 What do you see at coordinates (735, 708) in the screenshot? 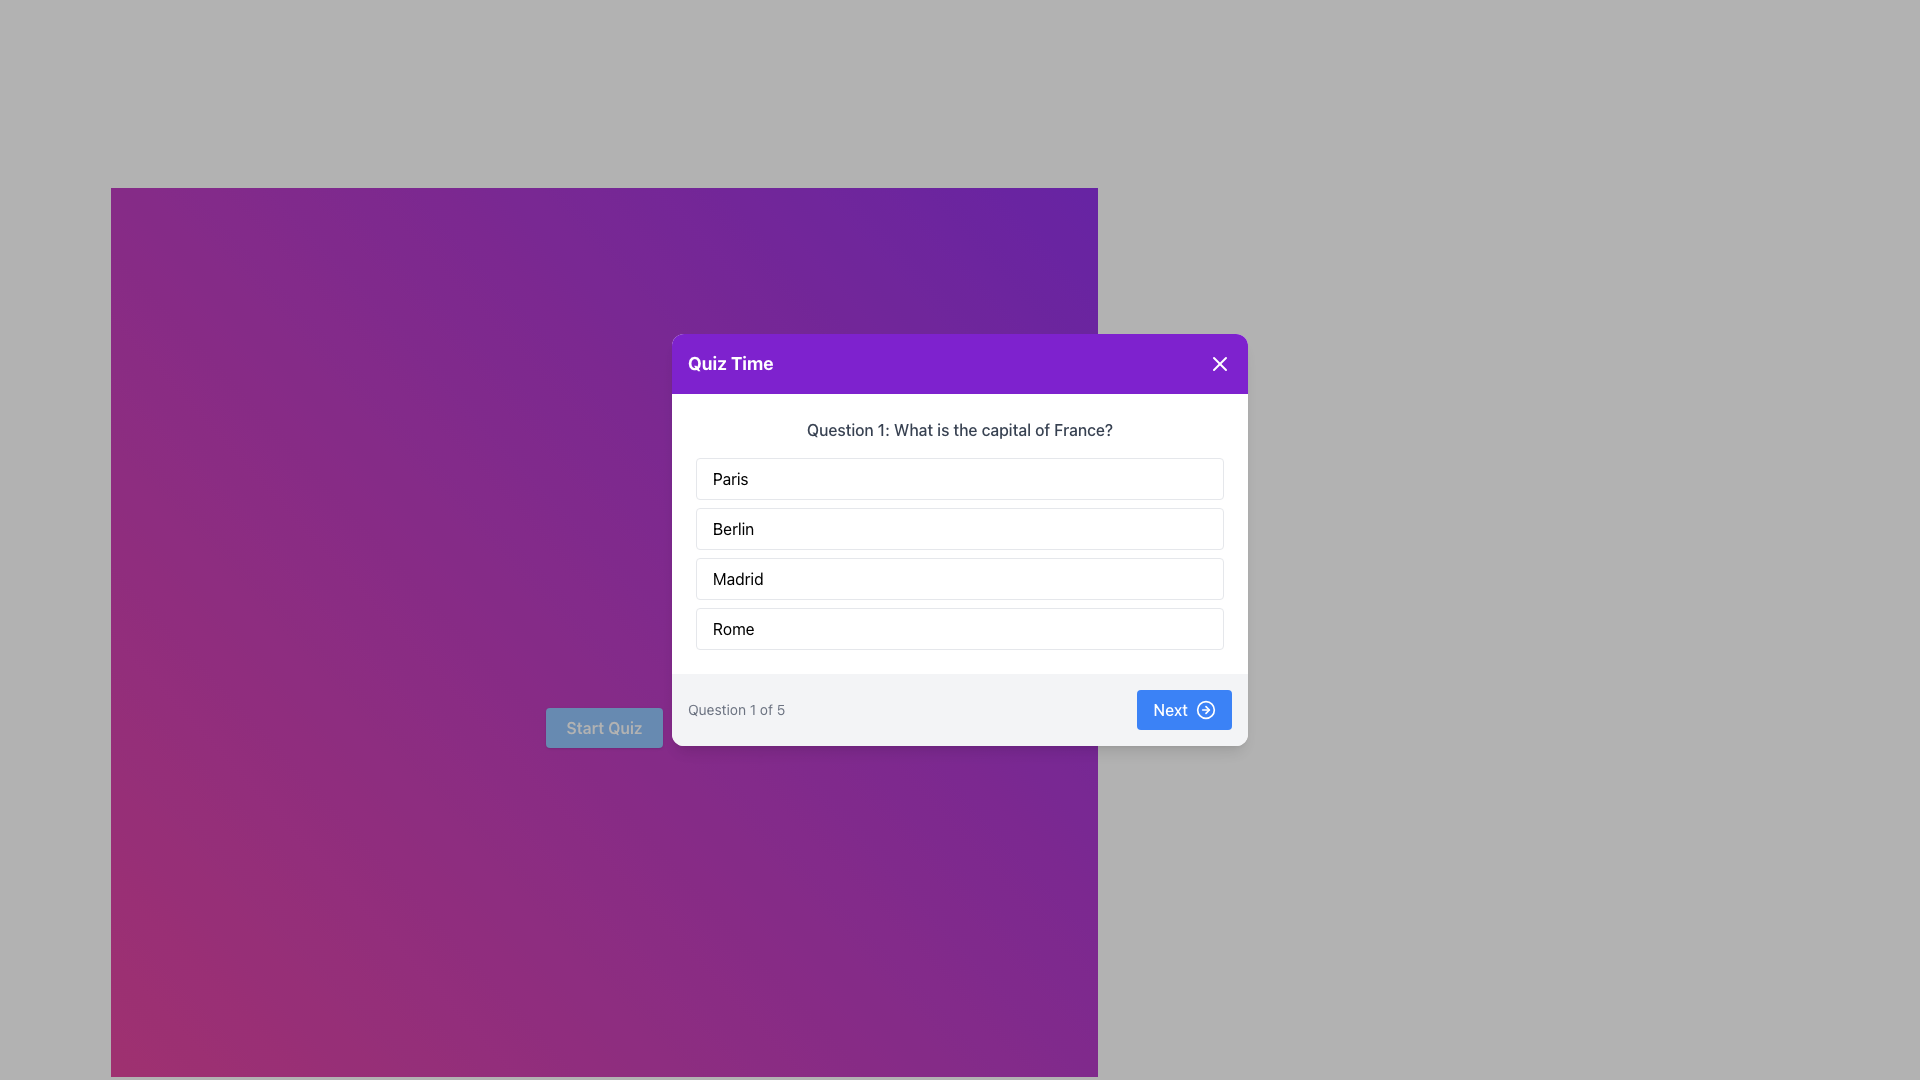
I see `current question number displayed in the text label located at the bottom-left corner of the dialog box, adjacent to the 'Next' button` at bounding box center [735, 708].